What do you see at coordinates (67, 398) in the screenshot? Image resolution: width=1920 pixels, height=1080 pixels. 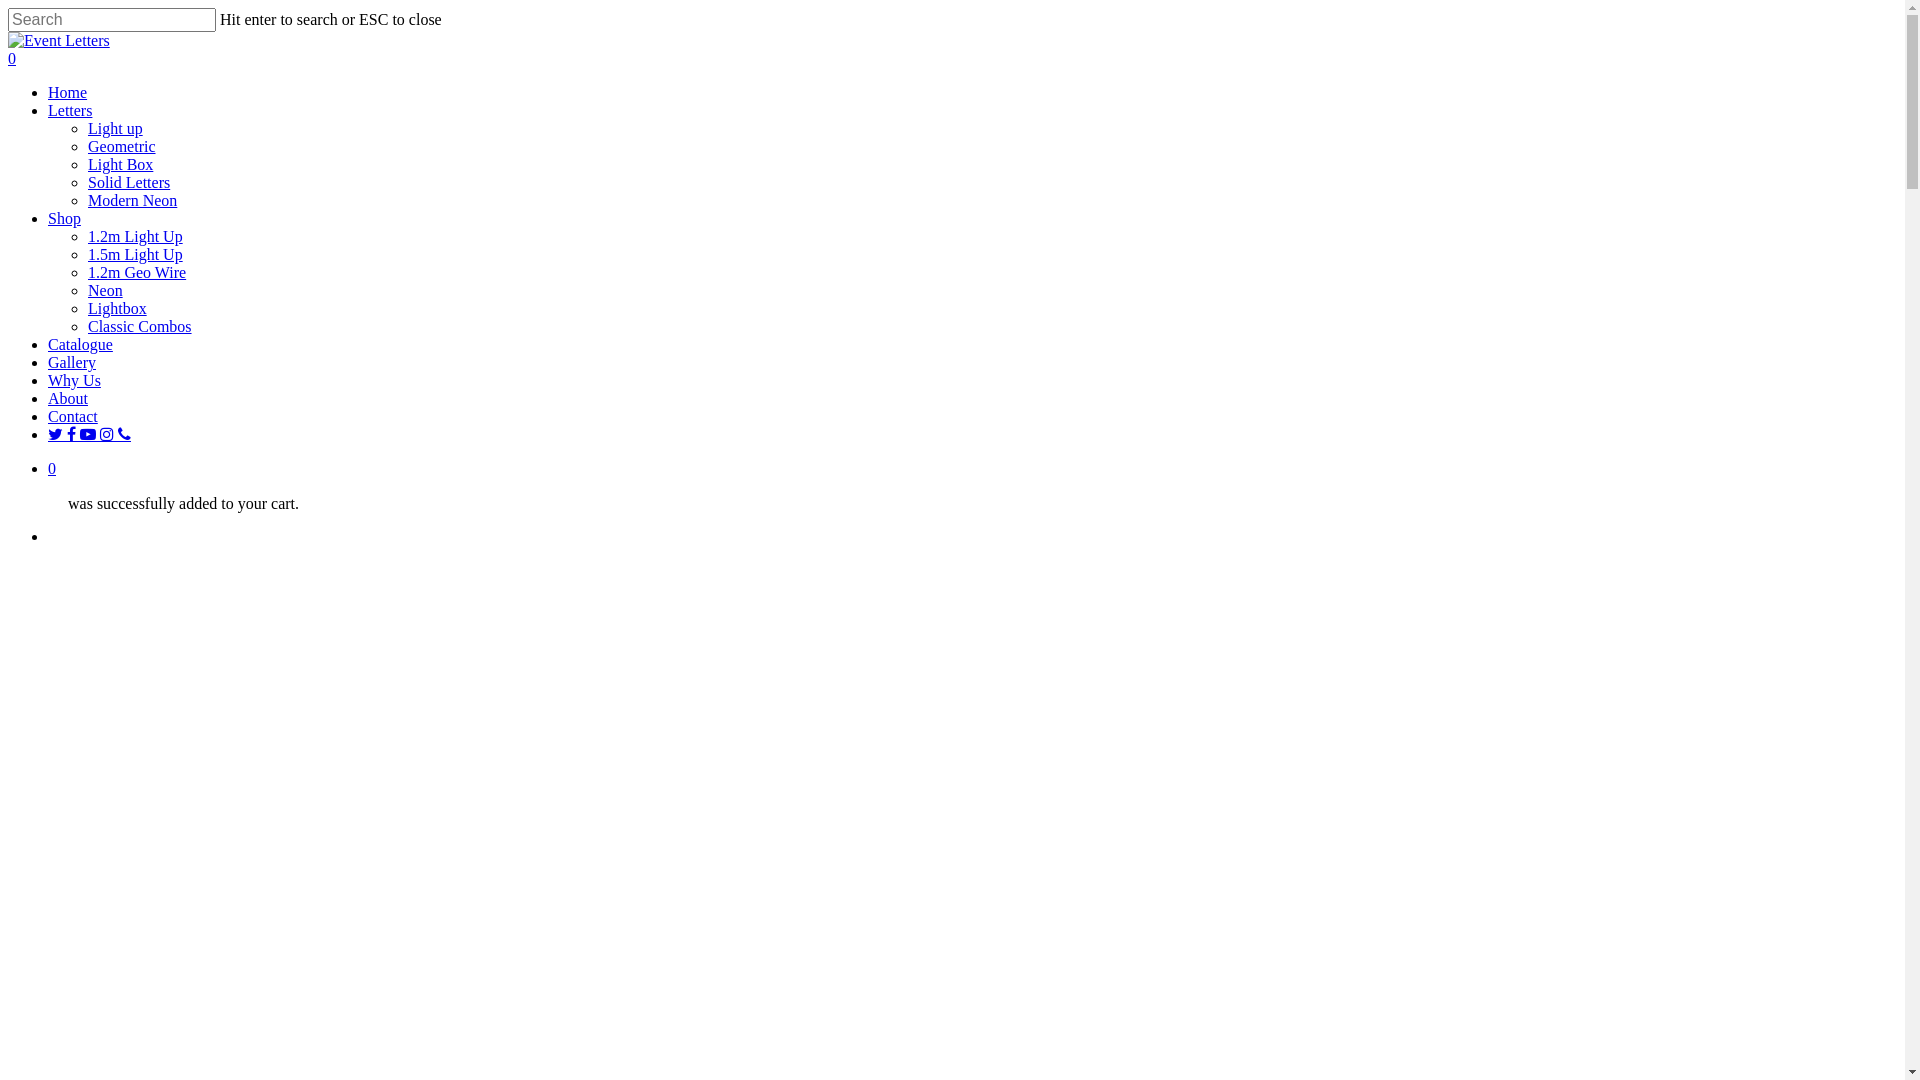 I see `'About'` at bounding box center [67, 398].